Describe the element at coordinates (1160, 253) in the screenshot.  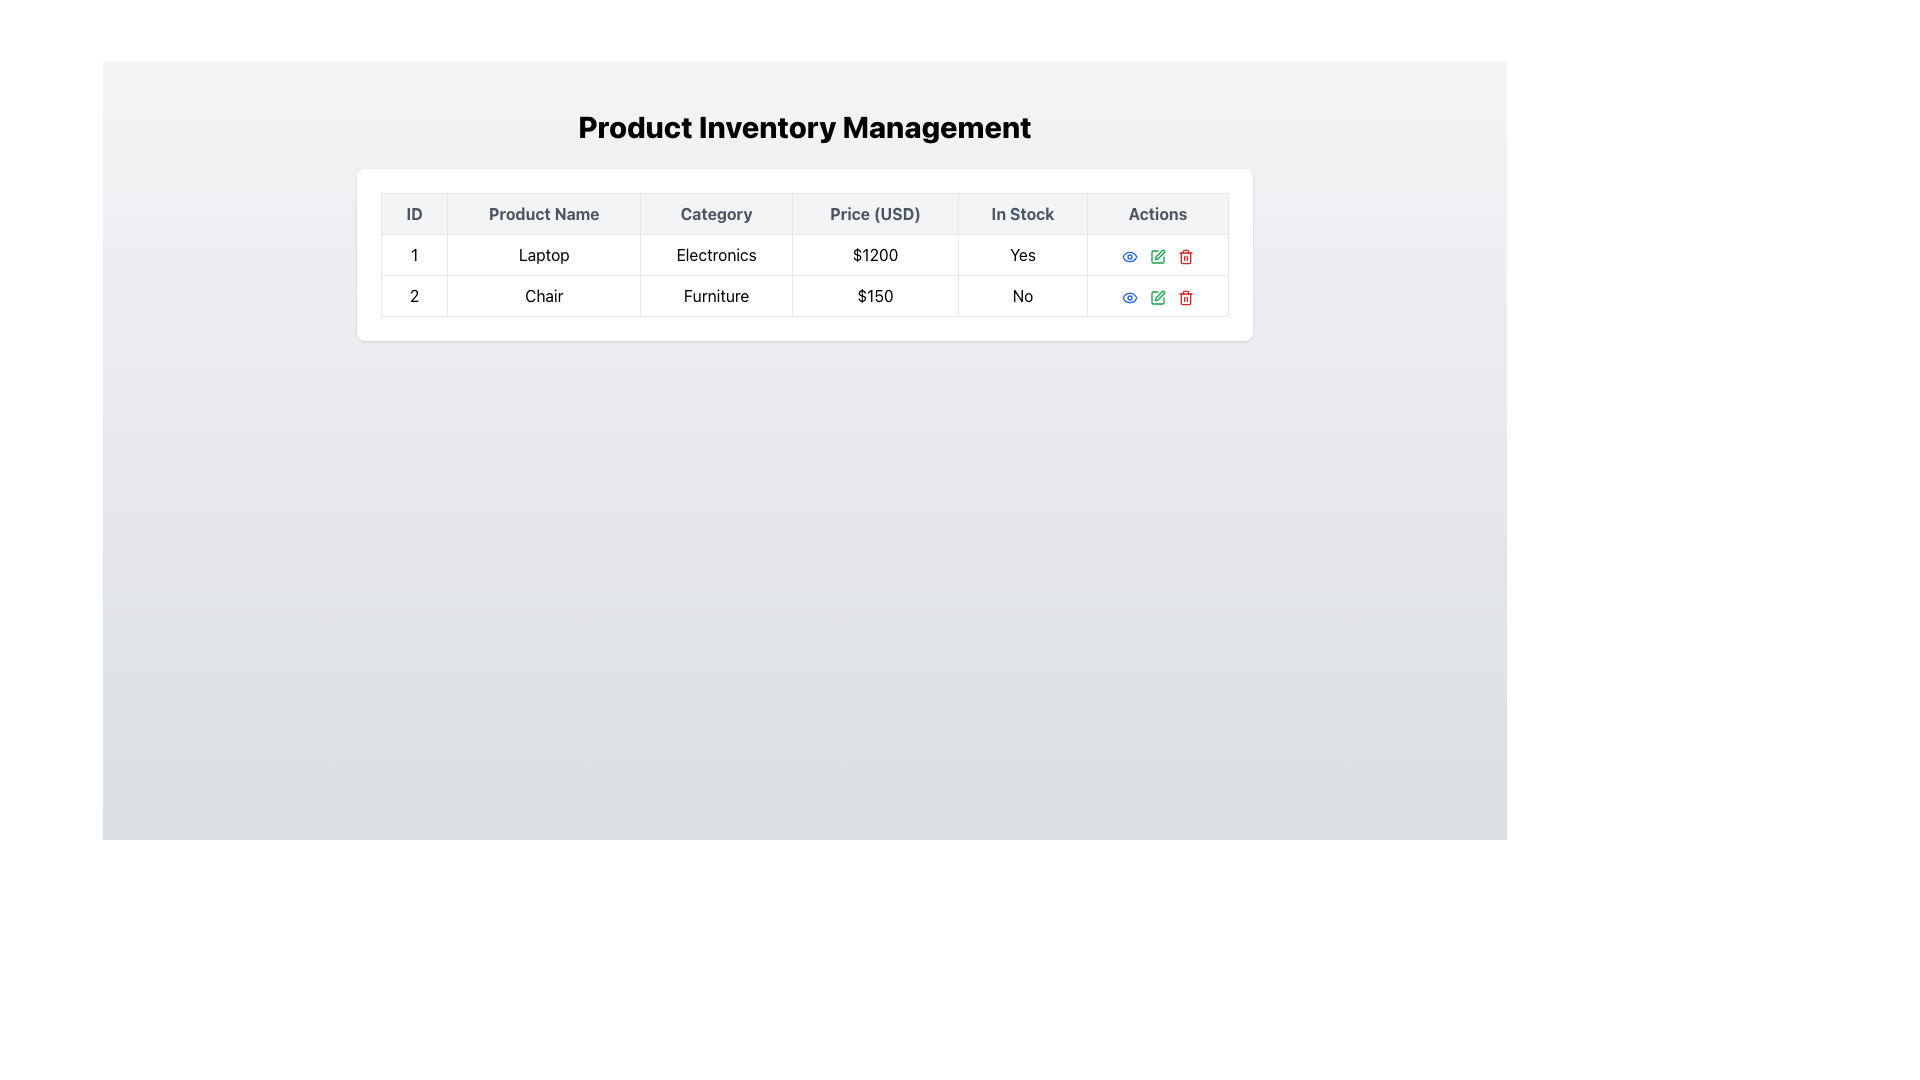
I see `the Edit icon in the Actions column of the second row for the item named 'Chair'` at that location.